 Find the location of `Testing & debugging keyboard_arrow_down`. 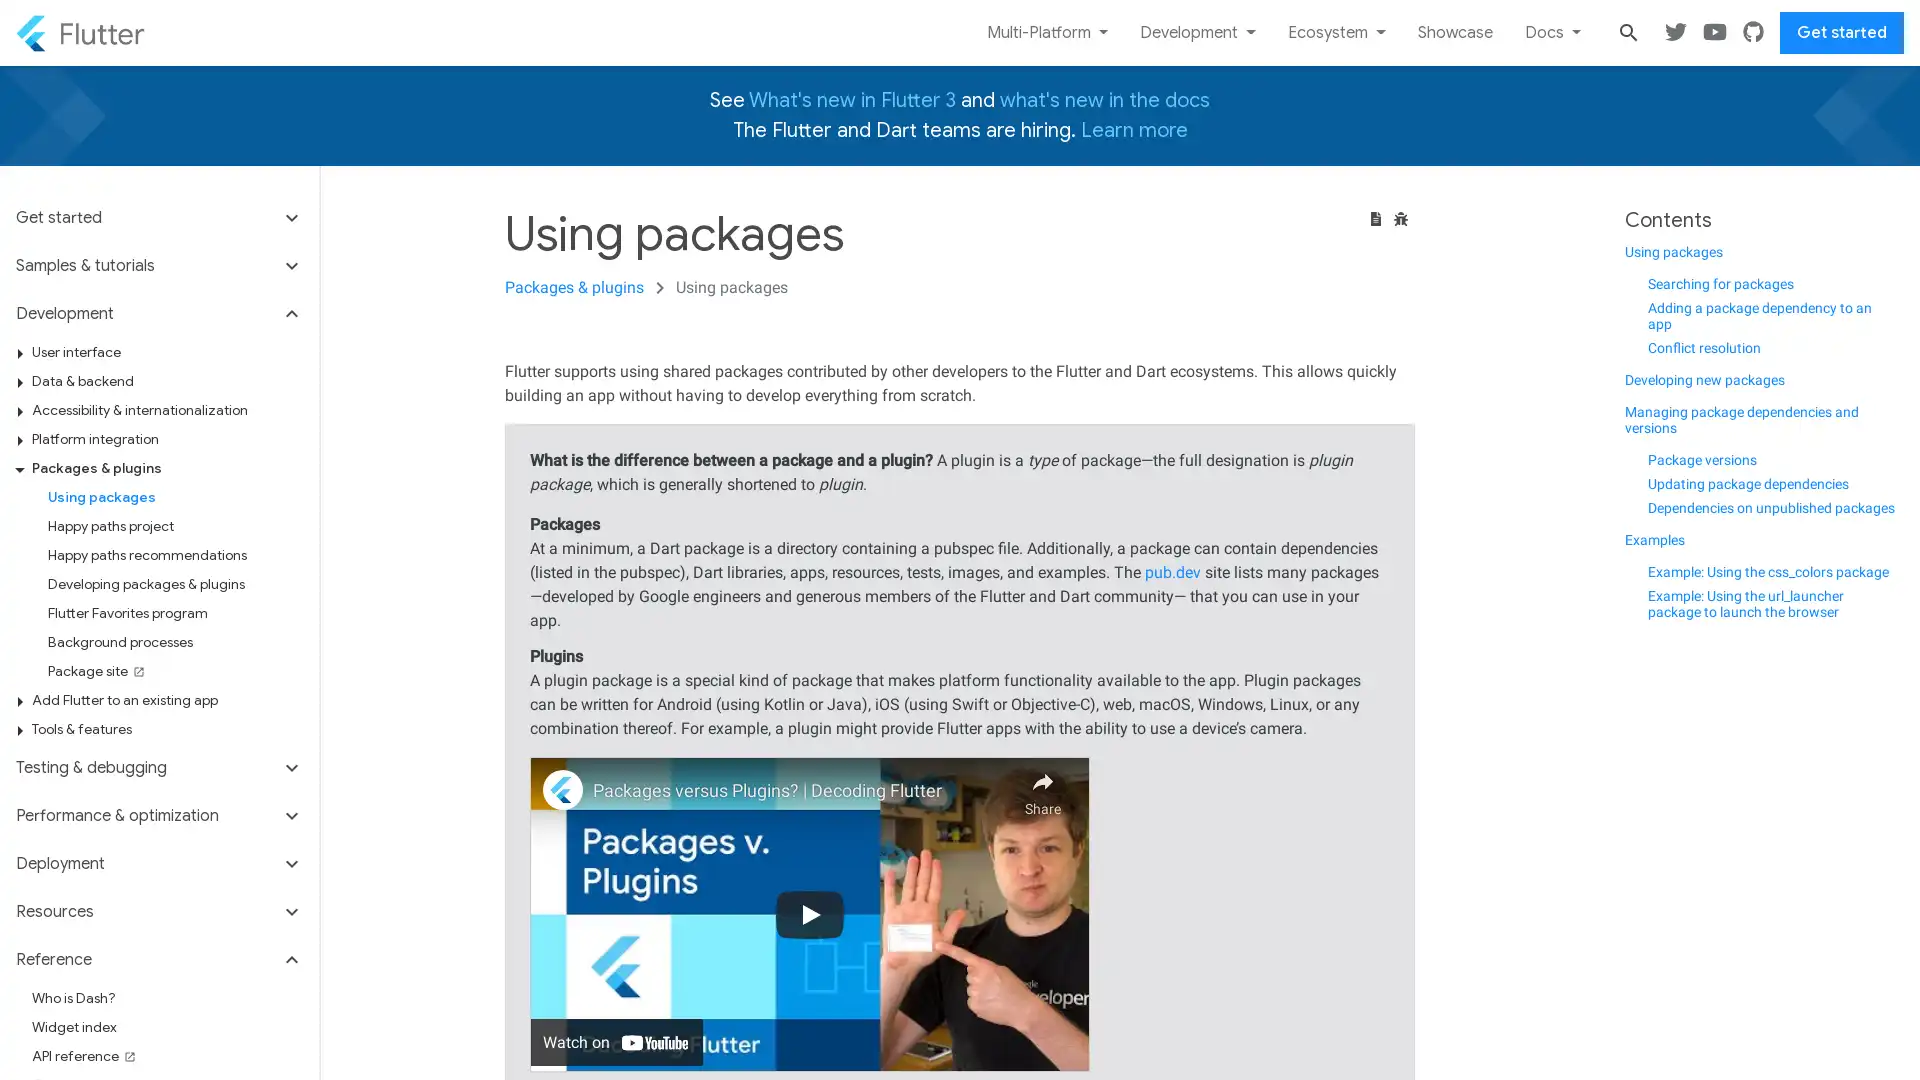

Testing & debugging keyboard_arrow_down is located at coordinates (158, 766).